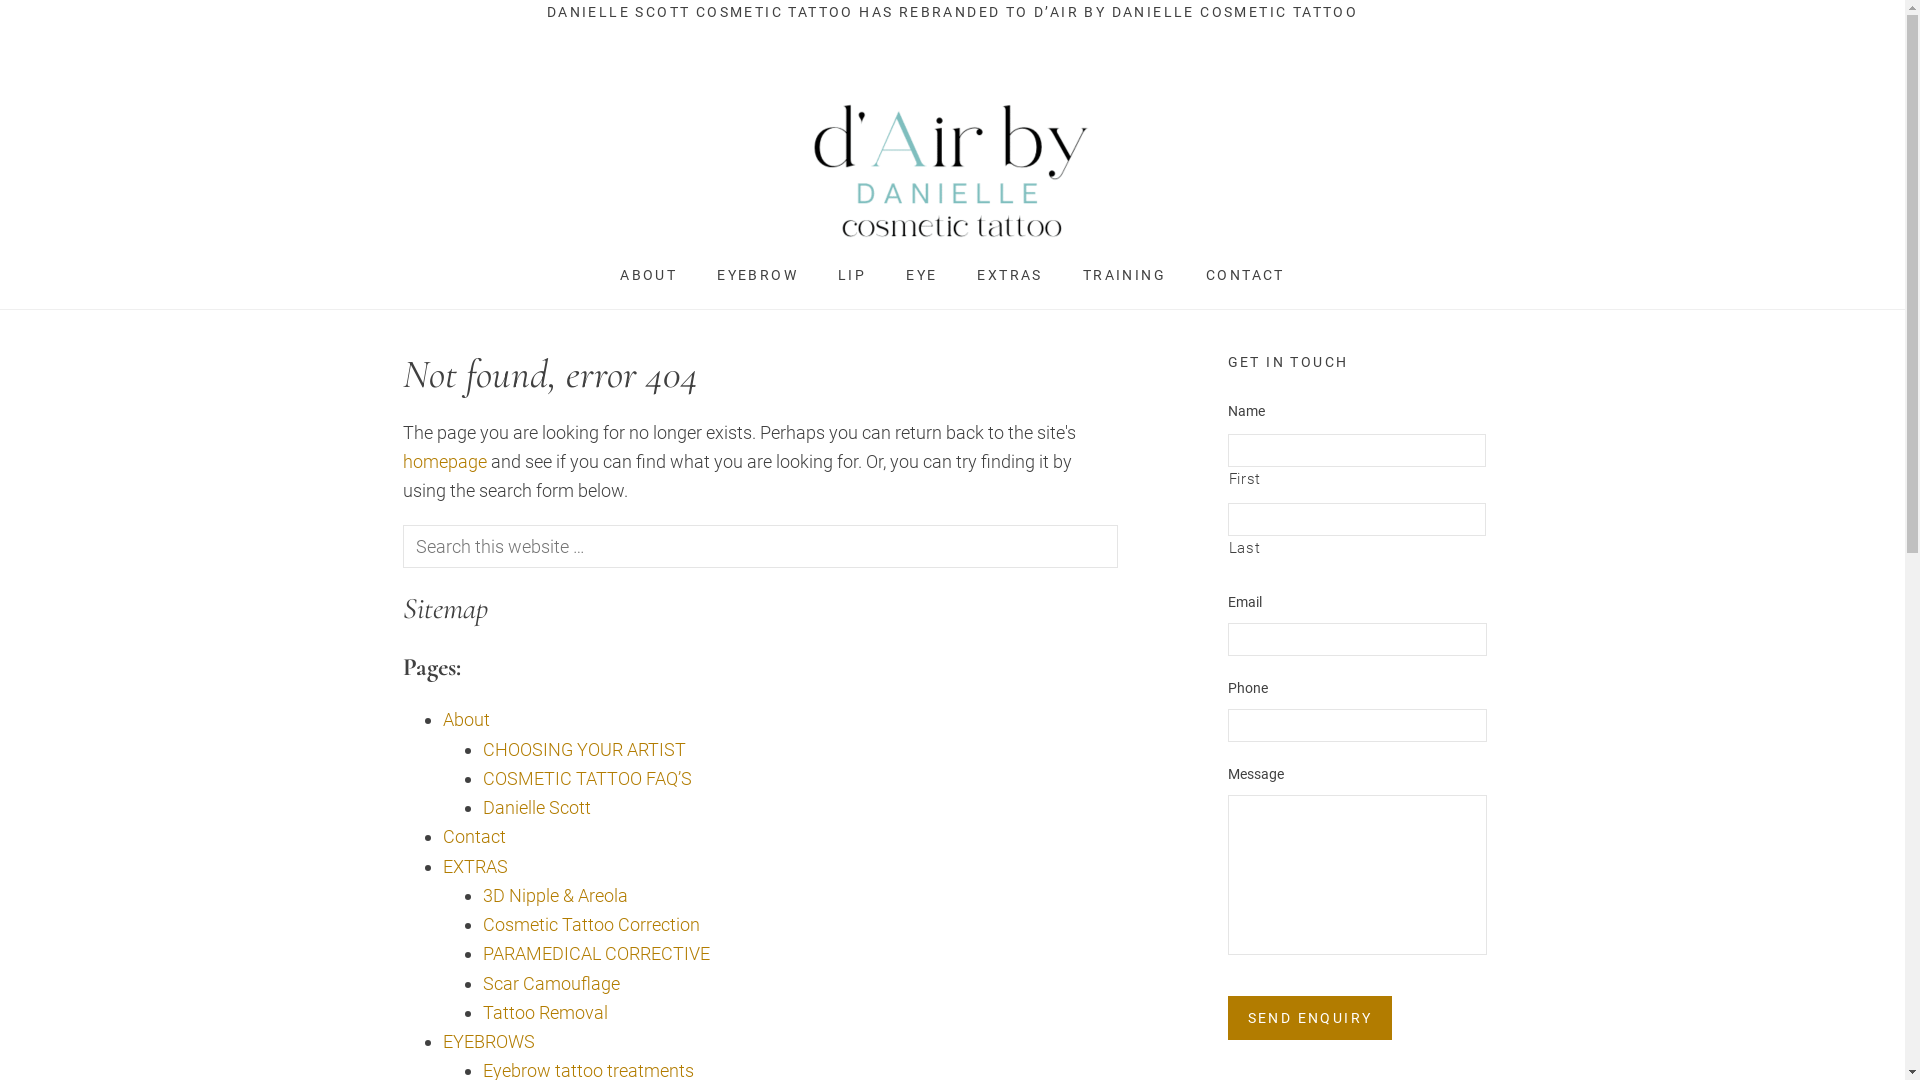  What do you see at coordinates (554, 894) in the screenshot?
I see `'3D Nipple & Areola'` at bounding box center [554, 894].